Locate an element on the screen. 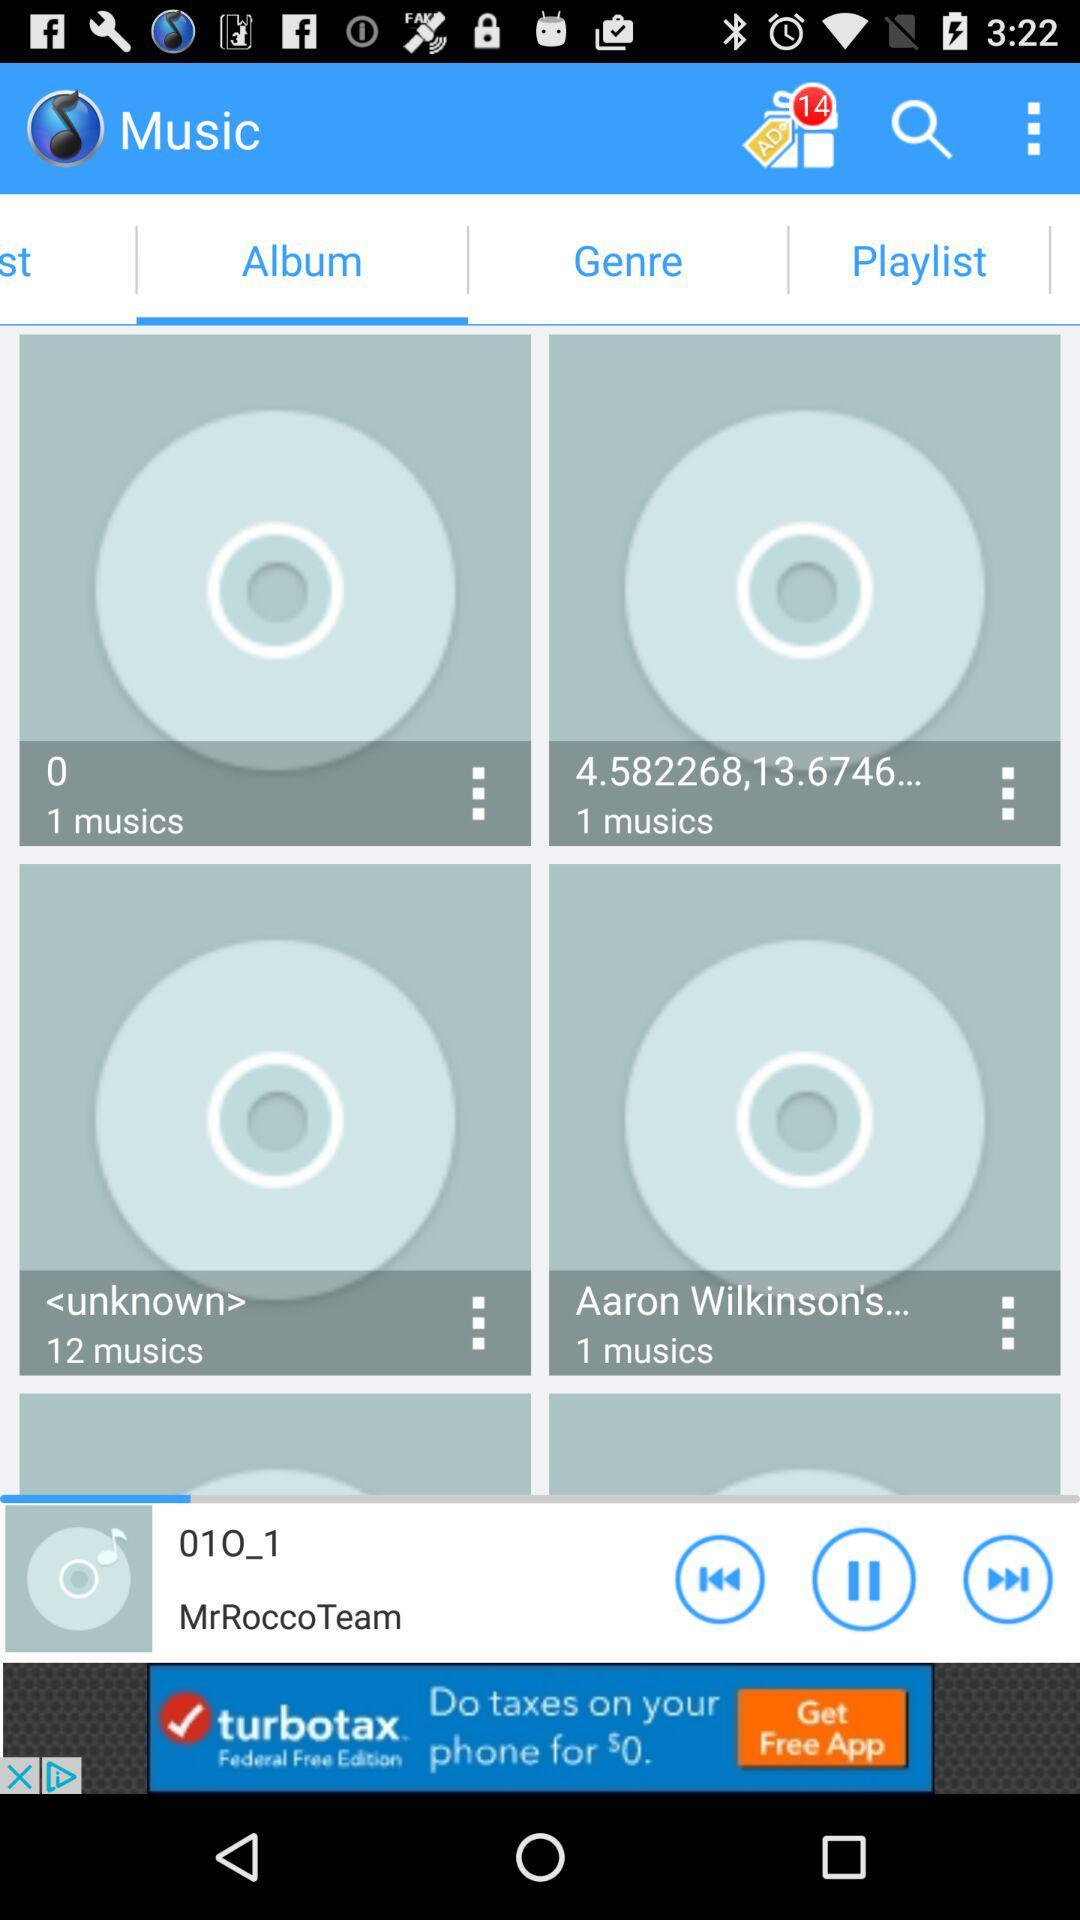  album is located at coordinates (302, 258).